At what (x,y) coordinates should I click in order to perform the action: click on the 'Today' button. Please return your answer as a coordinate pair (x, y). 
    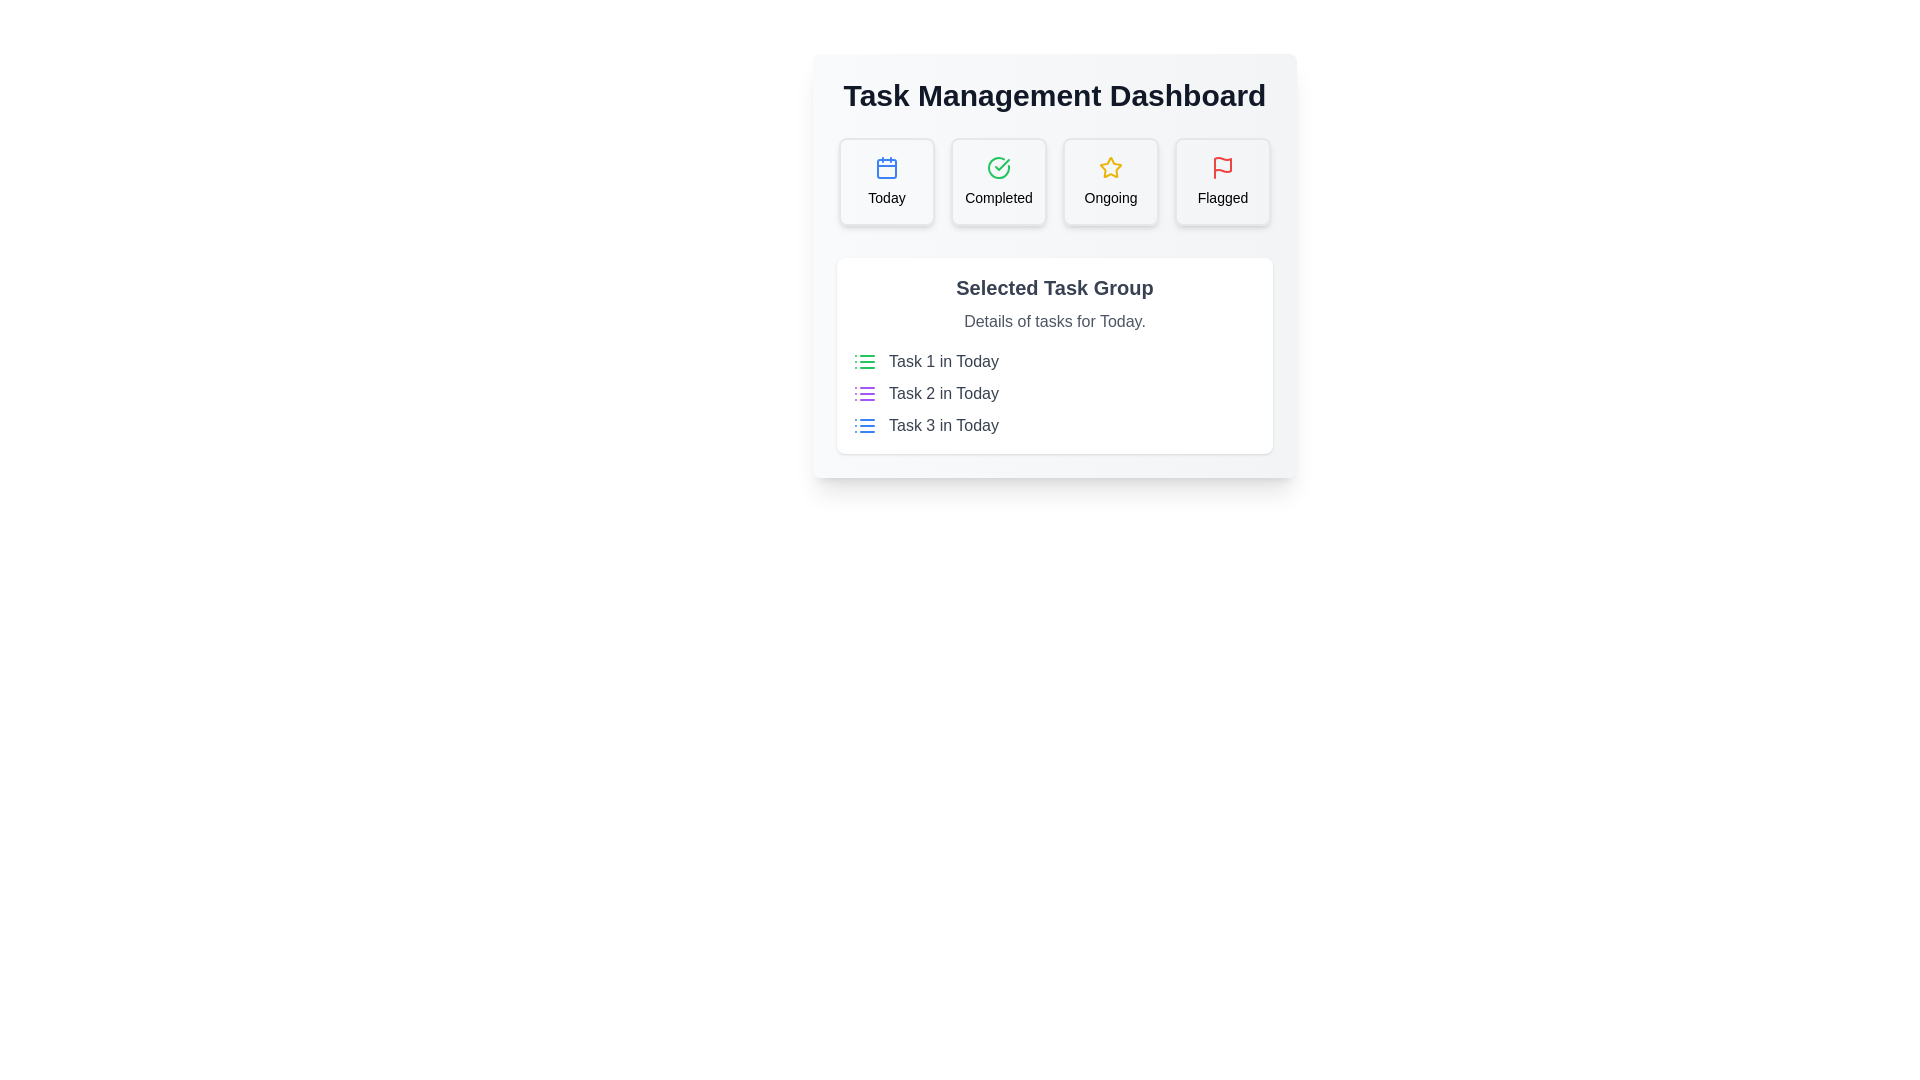
    Looking at the image, I should click on (886, 181).